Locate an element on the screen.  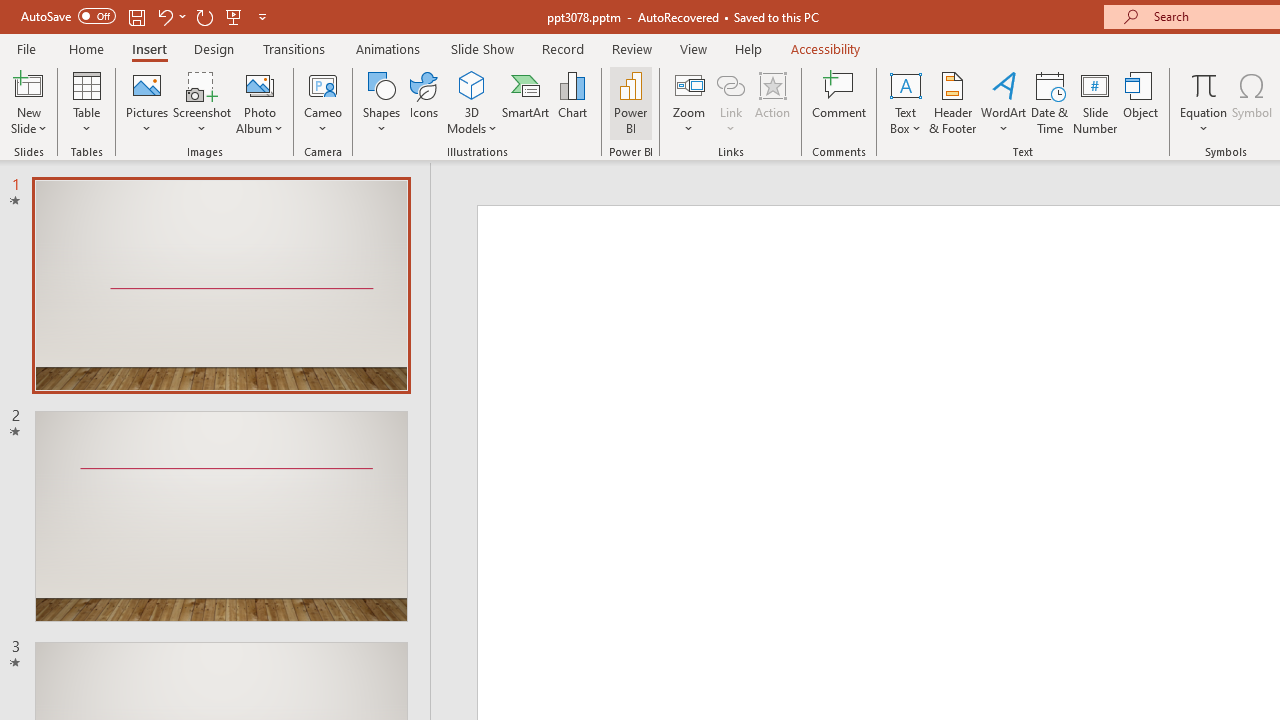
'Power BI' is located at coordinates (630, 103).